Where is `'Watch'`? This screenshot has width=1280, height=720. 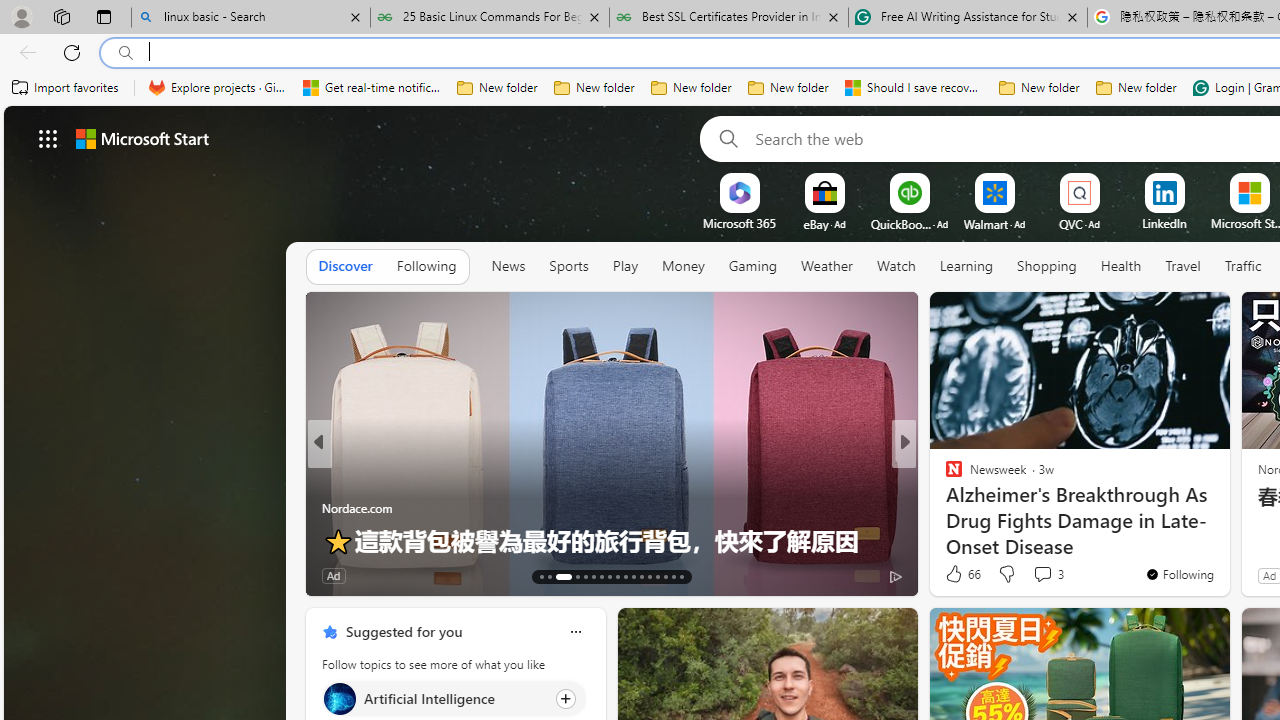
'Watch' is located at coordinates (895, 266).